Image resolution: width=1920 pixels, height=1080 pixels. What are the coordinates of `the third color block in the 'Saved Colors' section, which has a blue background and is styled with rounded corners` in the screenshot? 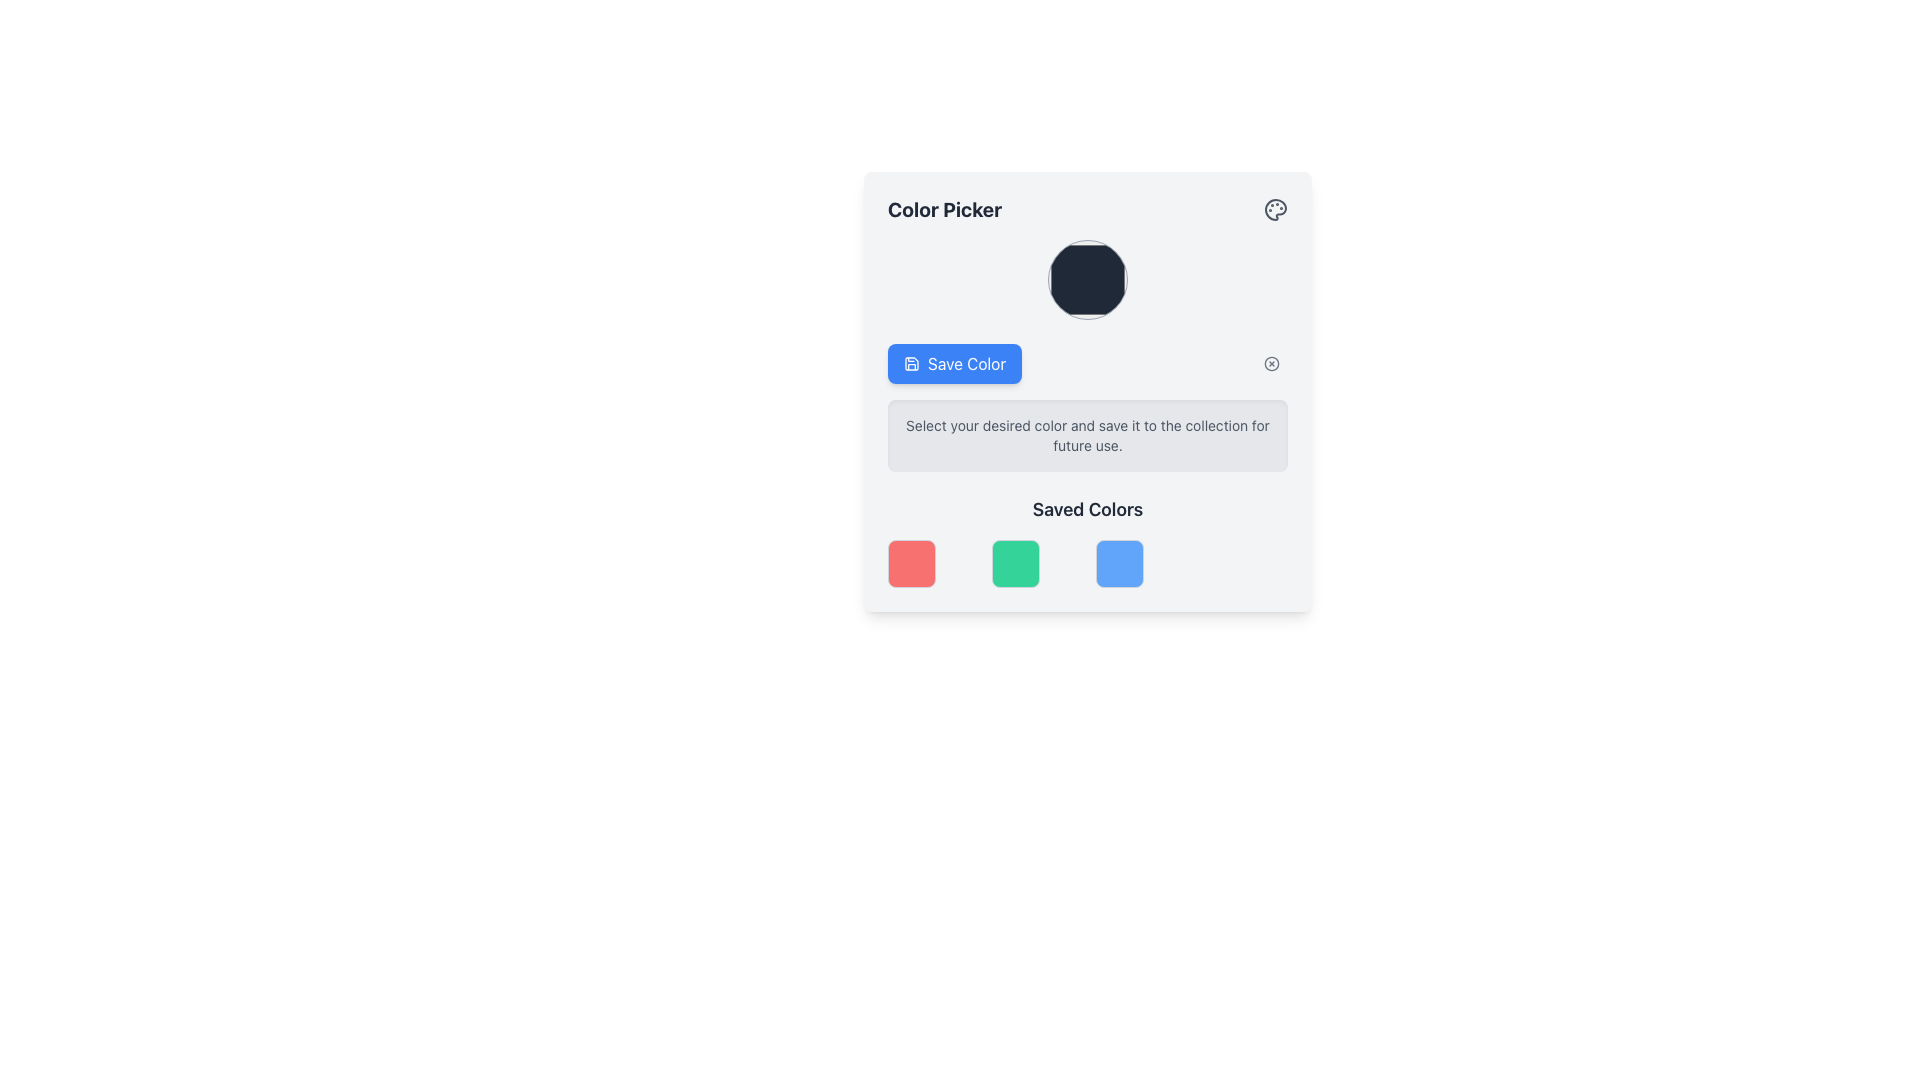 It's located at (1118, 563).